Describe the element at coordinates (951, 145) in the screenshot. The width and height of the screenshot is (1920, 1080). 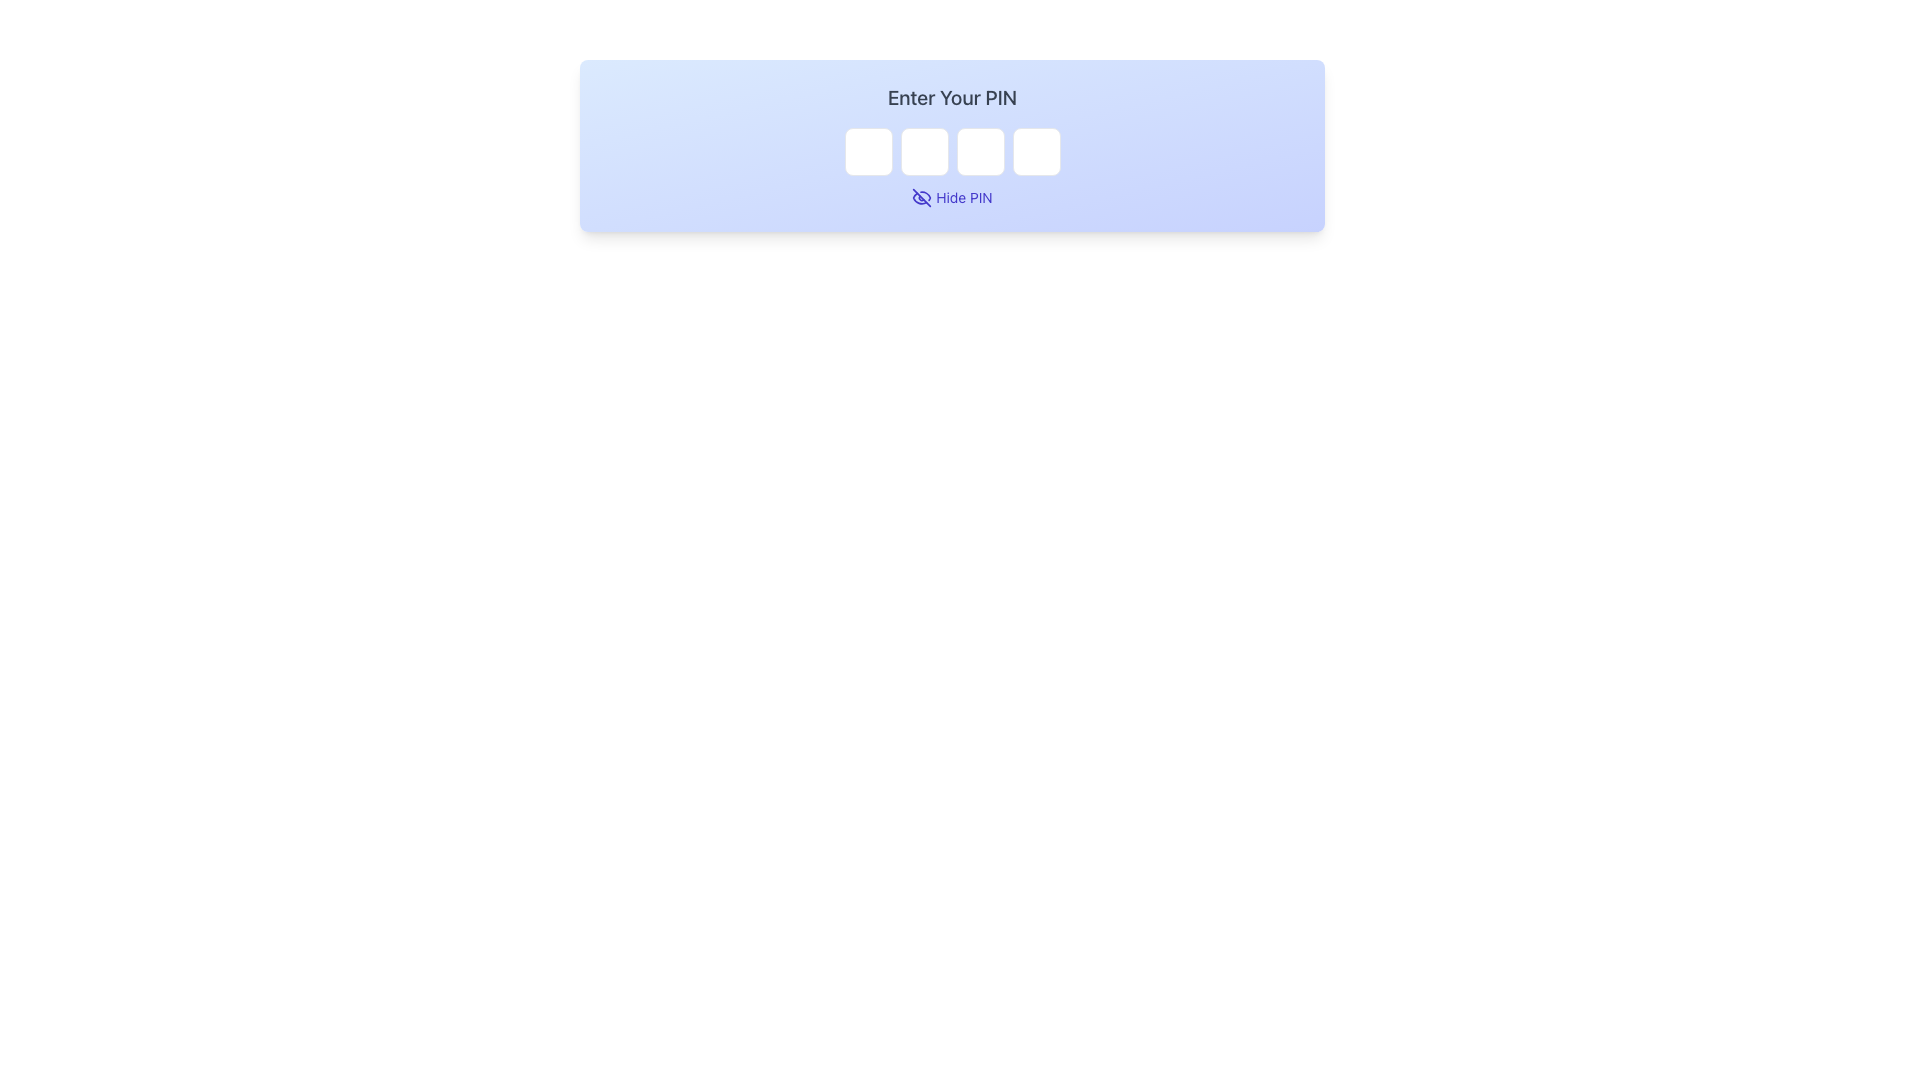
I see `and type into the input fields of the composite PIN entry section, which includes four fields and a visibility toggle for entering a PIN` at that location.